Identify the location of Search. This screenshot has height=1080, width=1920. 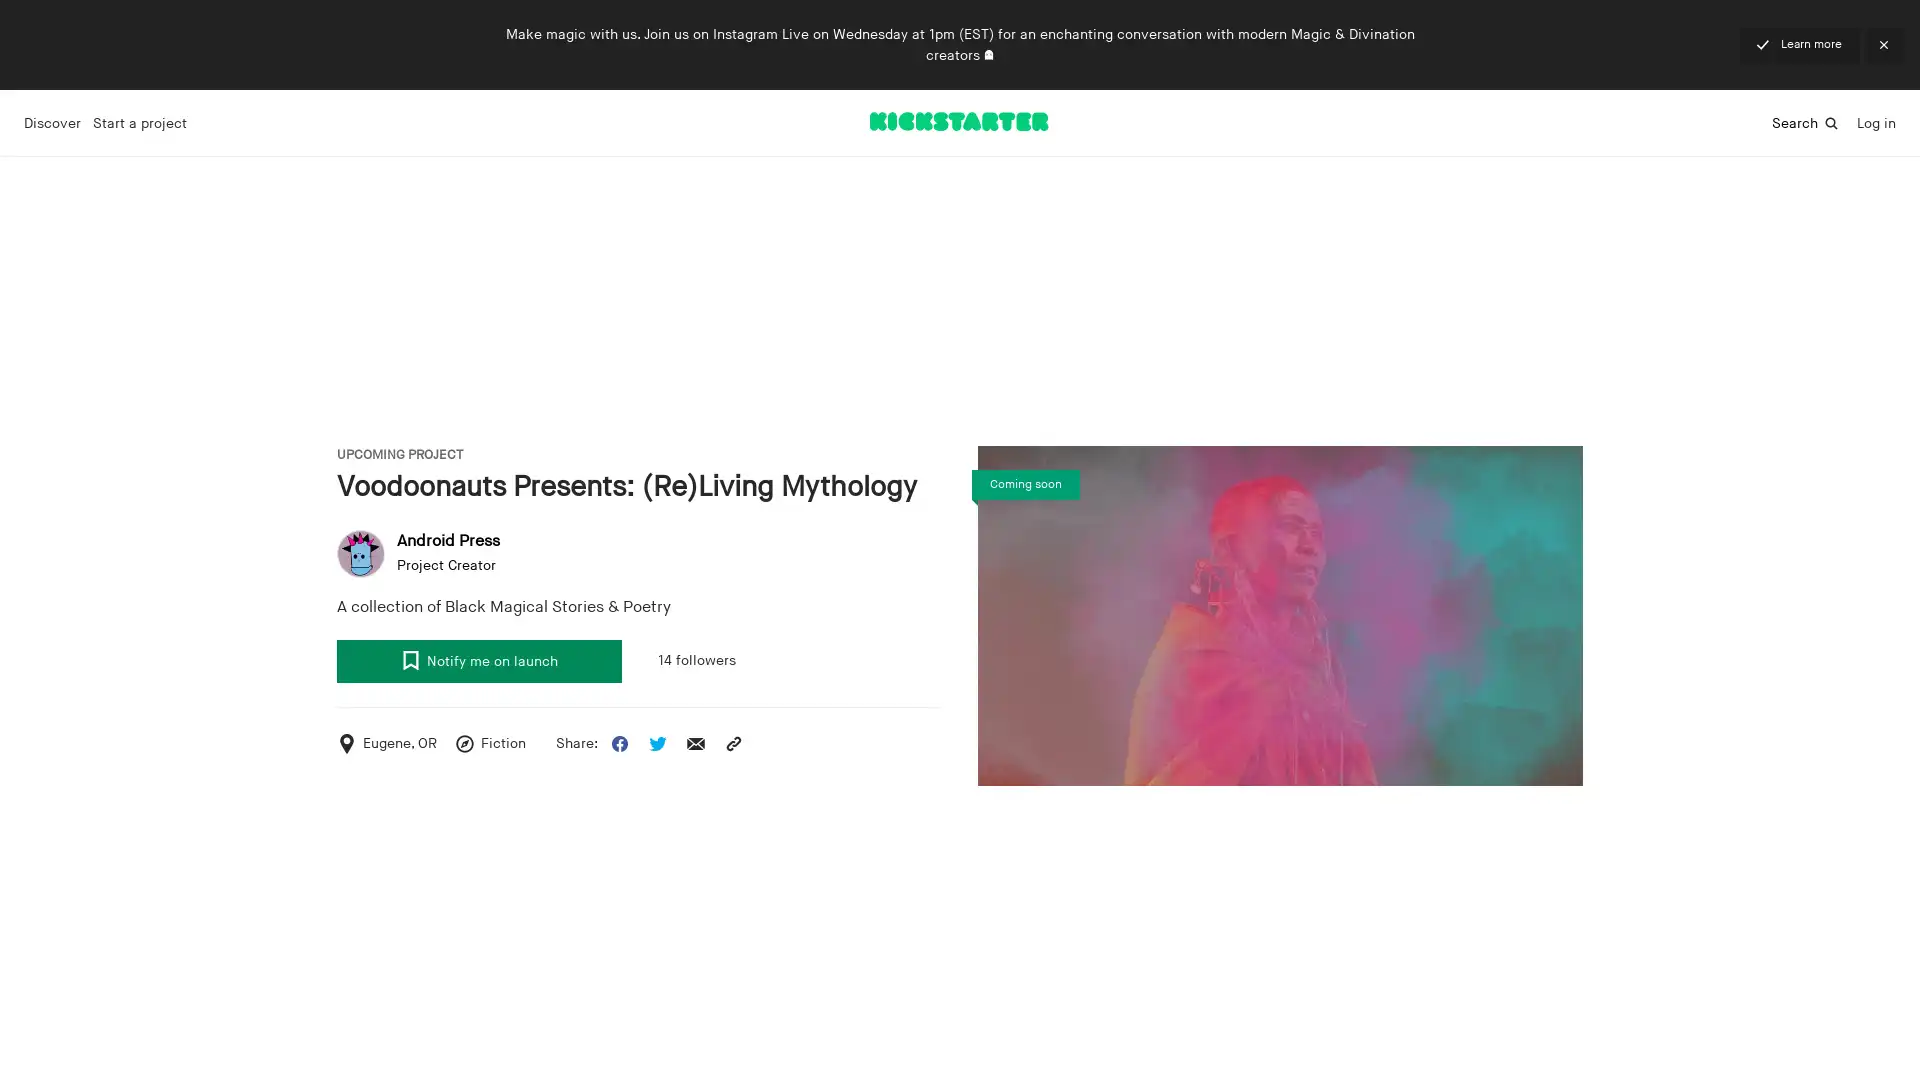
(1805, 122).